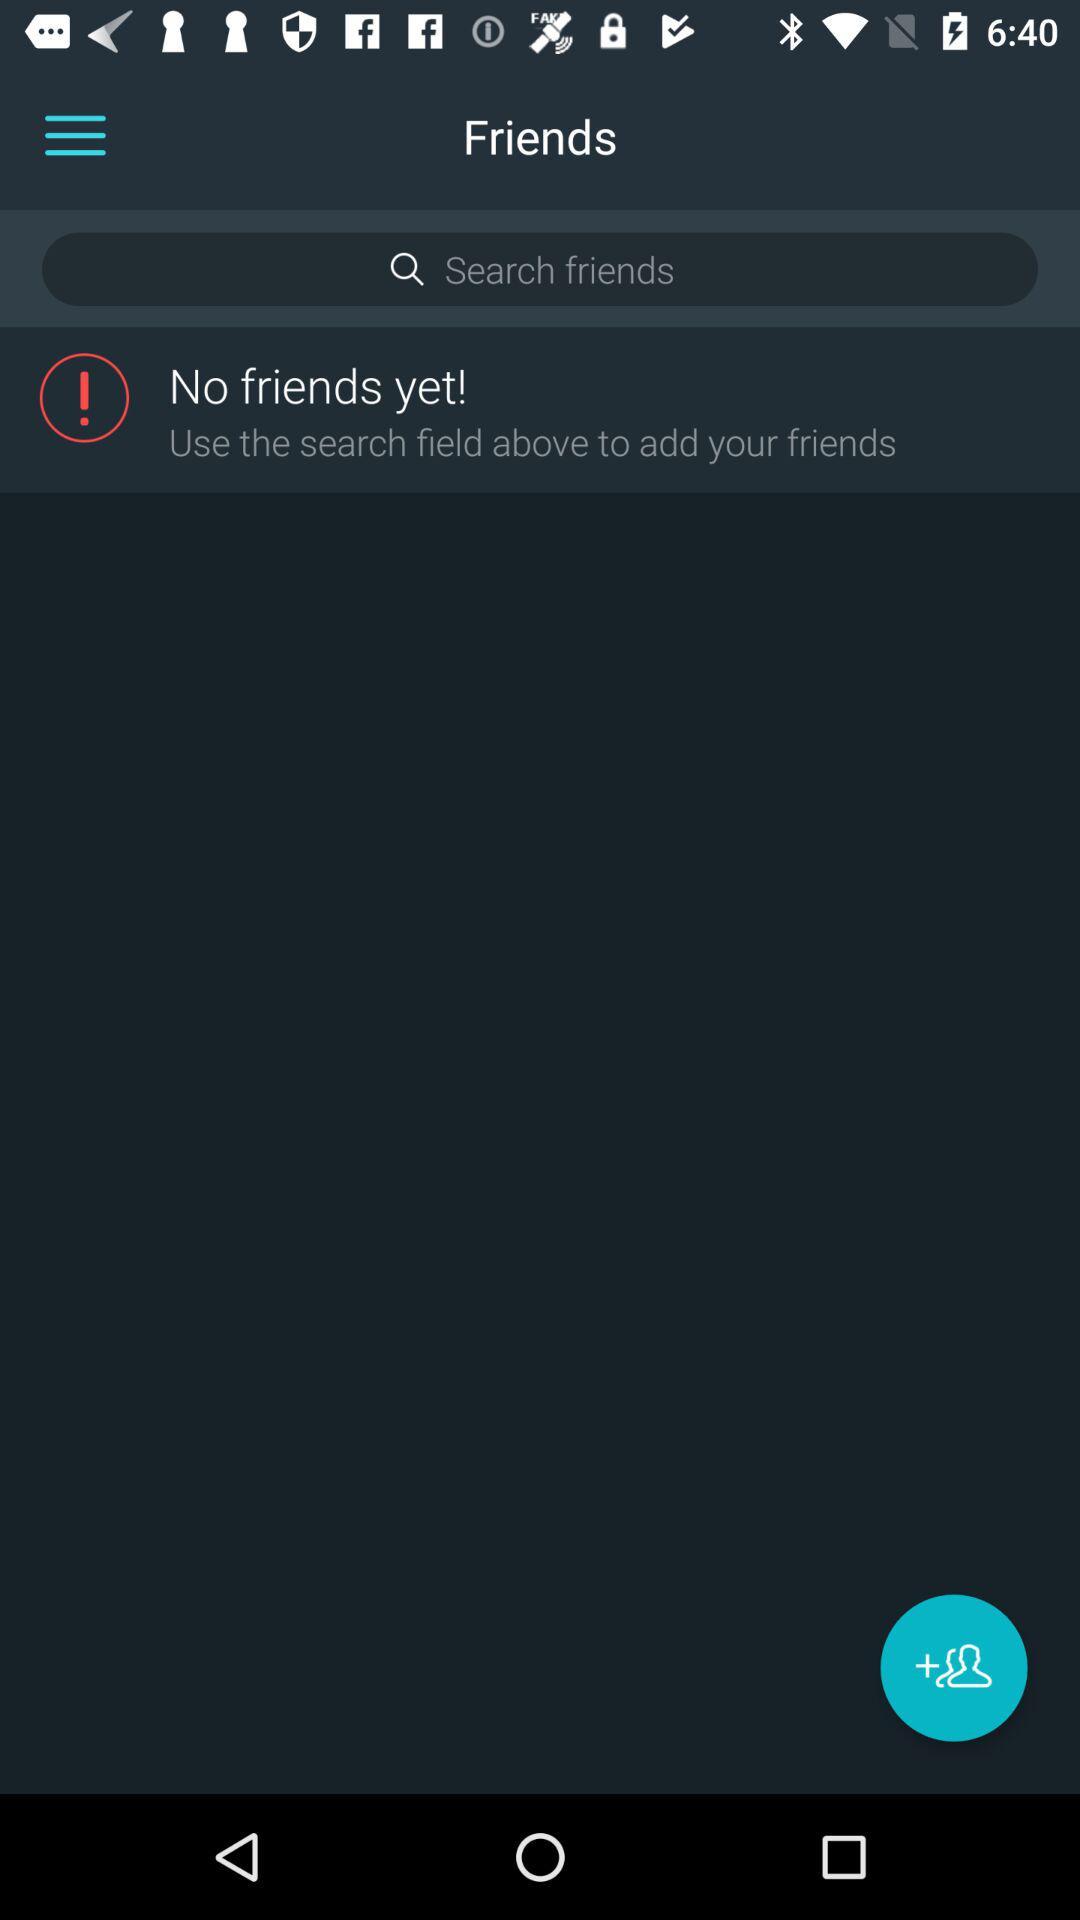 The height and width of the screenshot is (1920, 1080). What do you see at coordinates (74, 135) in the screenshot?
I see `it can be used to open options menu` at bounding box center [74, 135].